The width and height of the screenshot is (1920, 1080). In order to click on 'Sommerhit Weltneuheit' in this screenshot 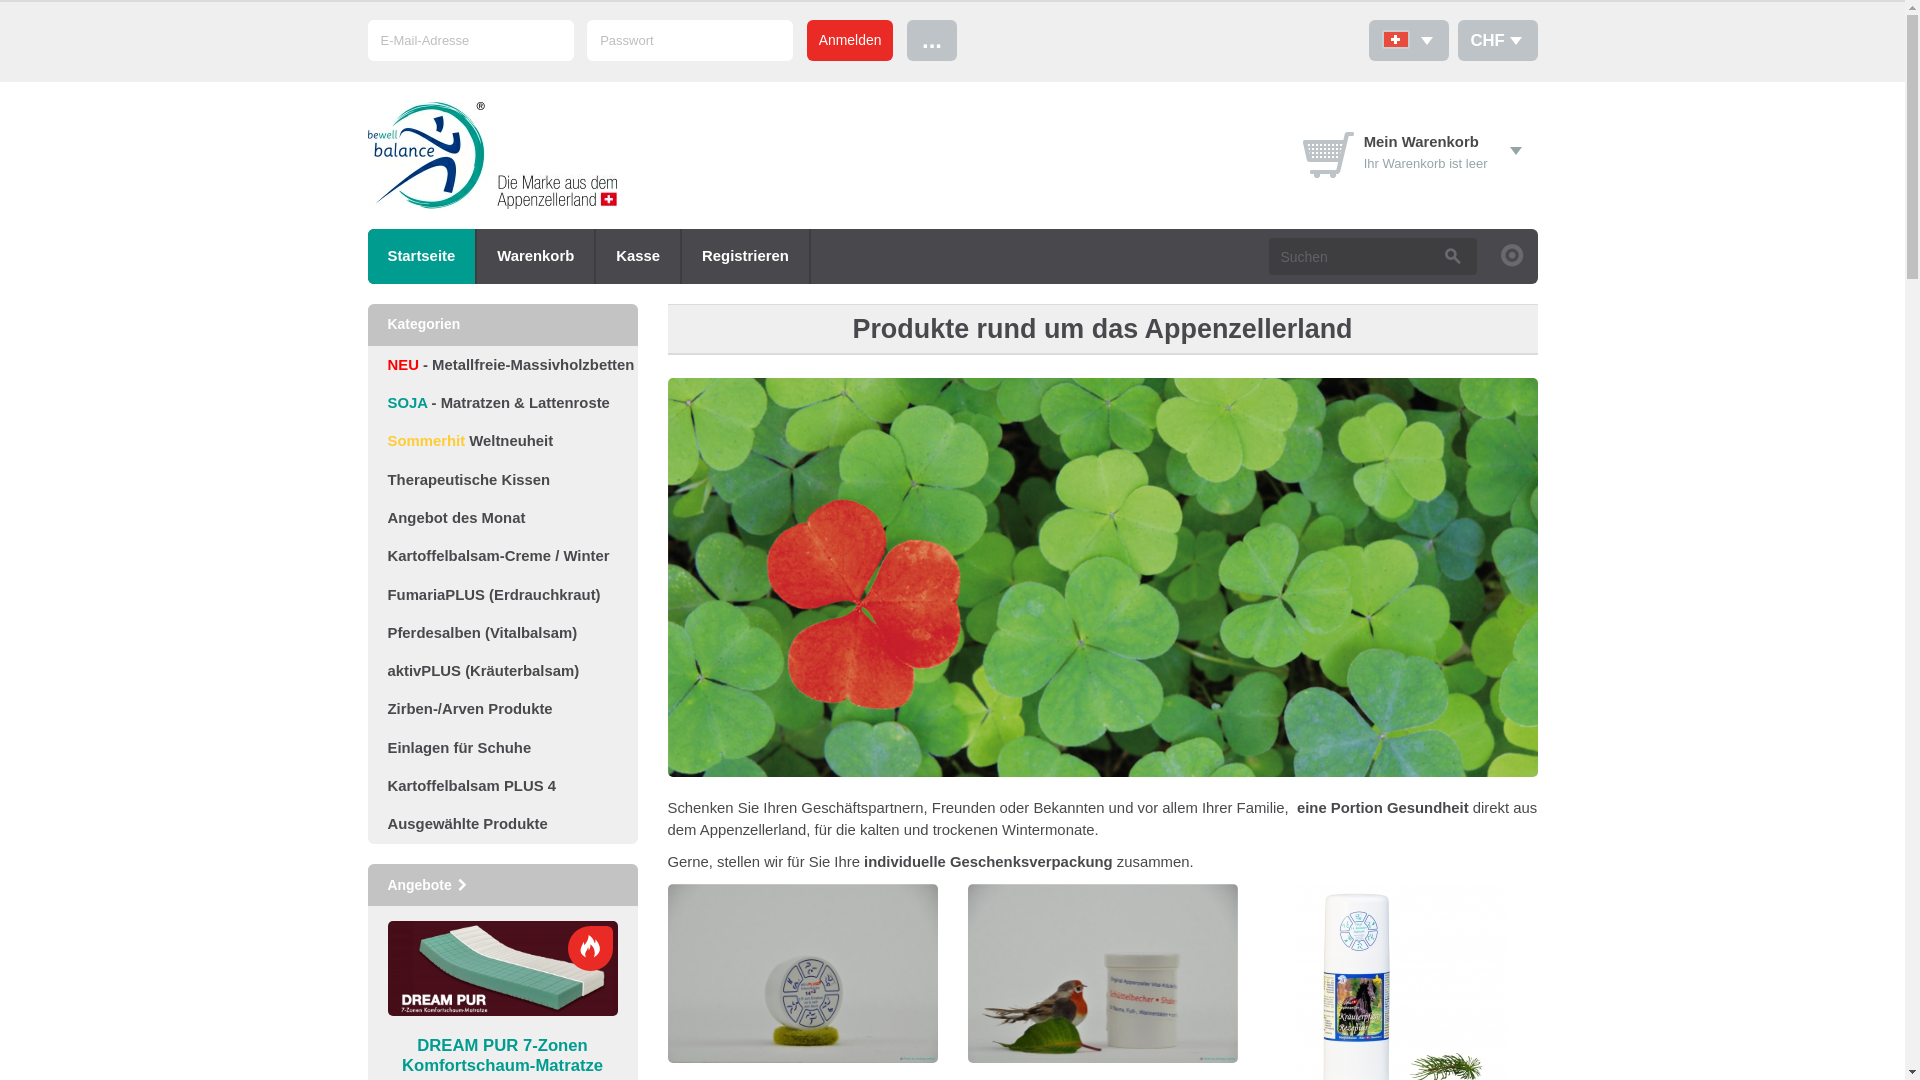, I will do `click(503, 439)`.